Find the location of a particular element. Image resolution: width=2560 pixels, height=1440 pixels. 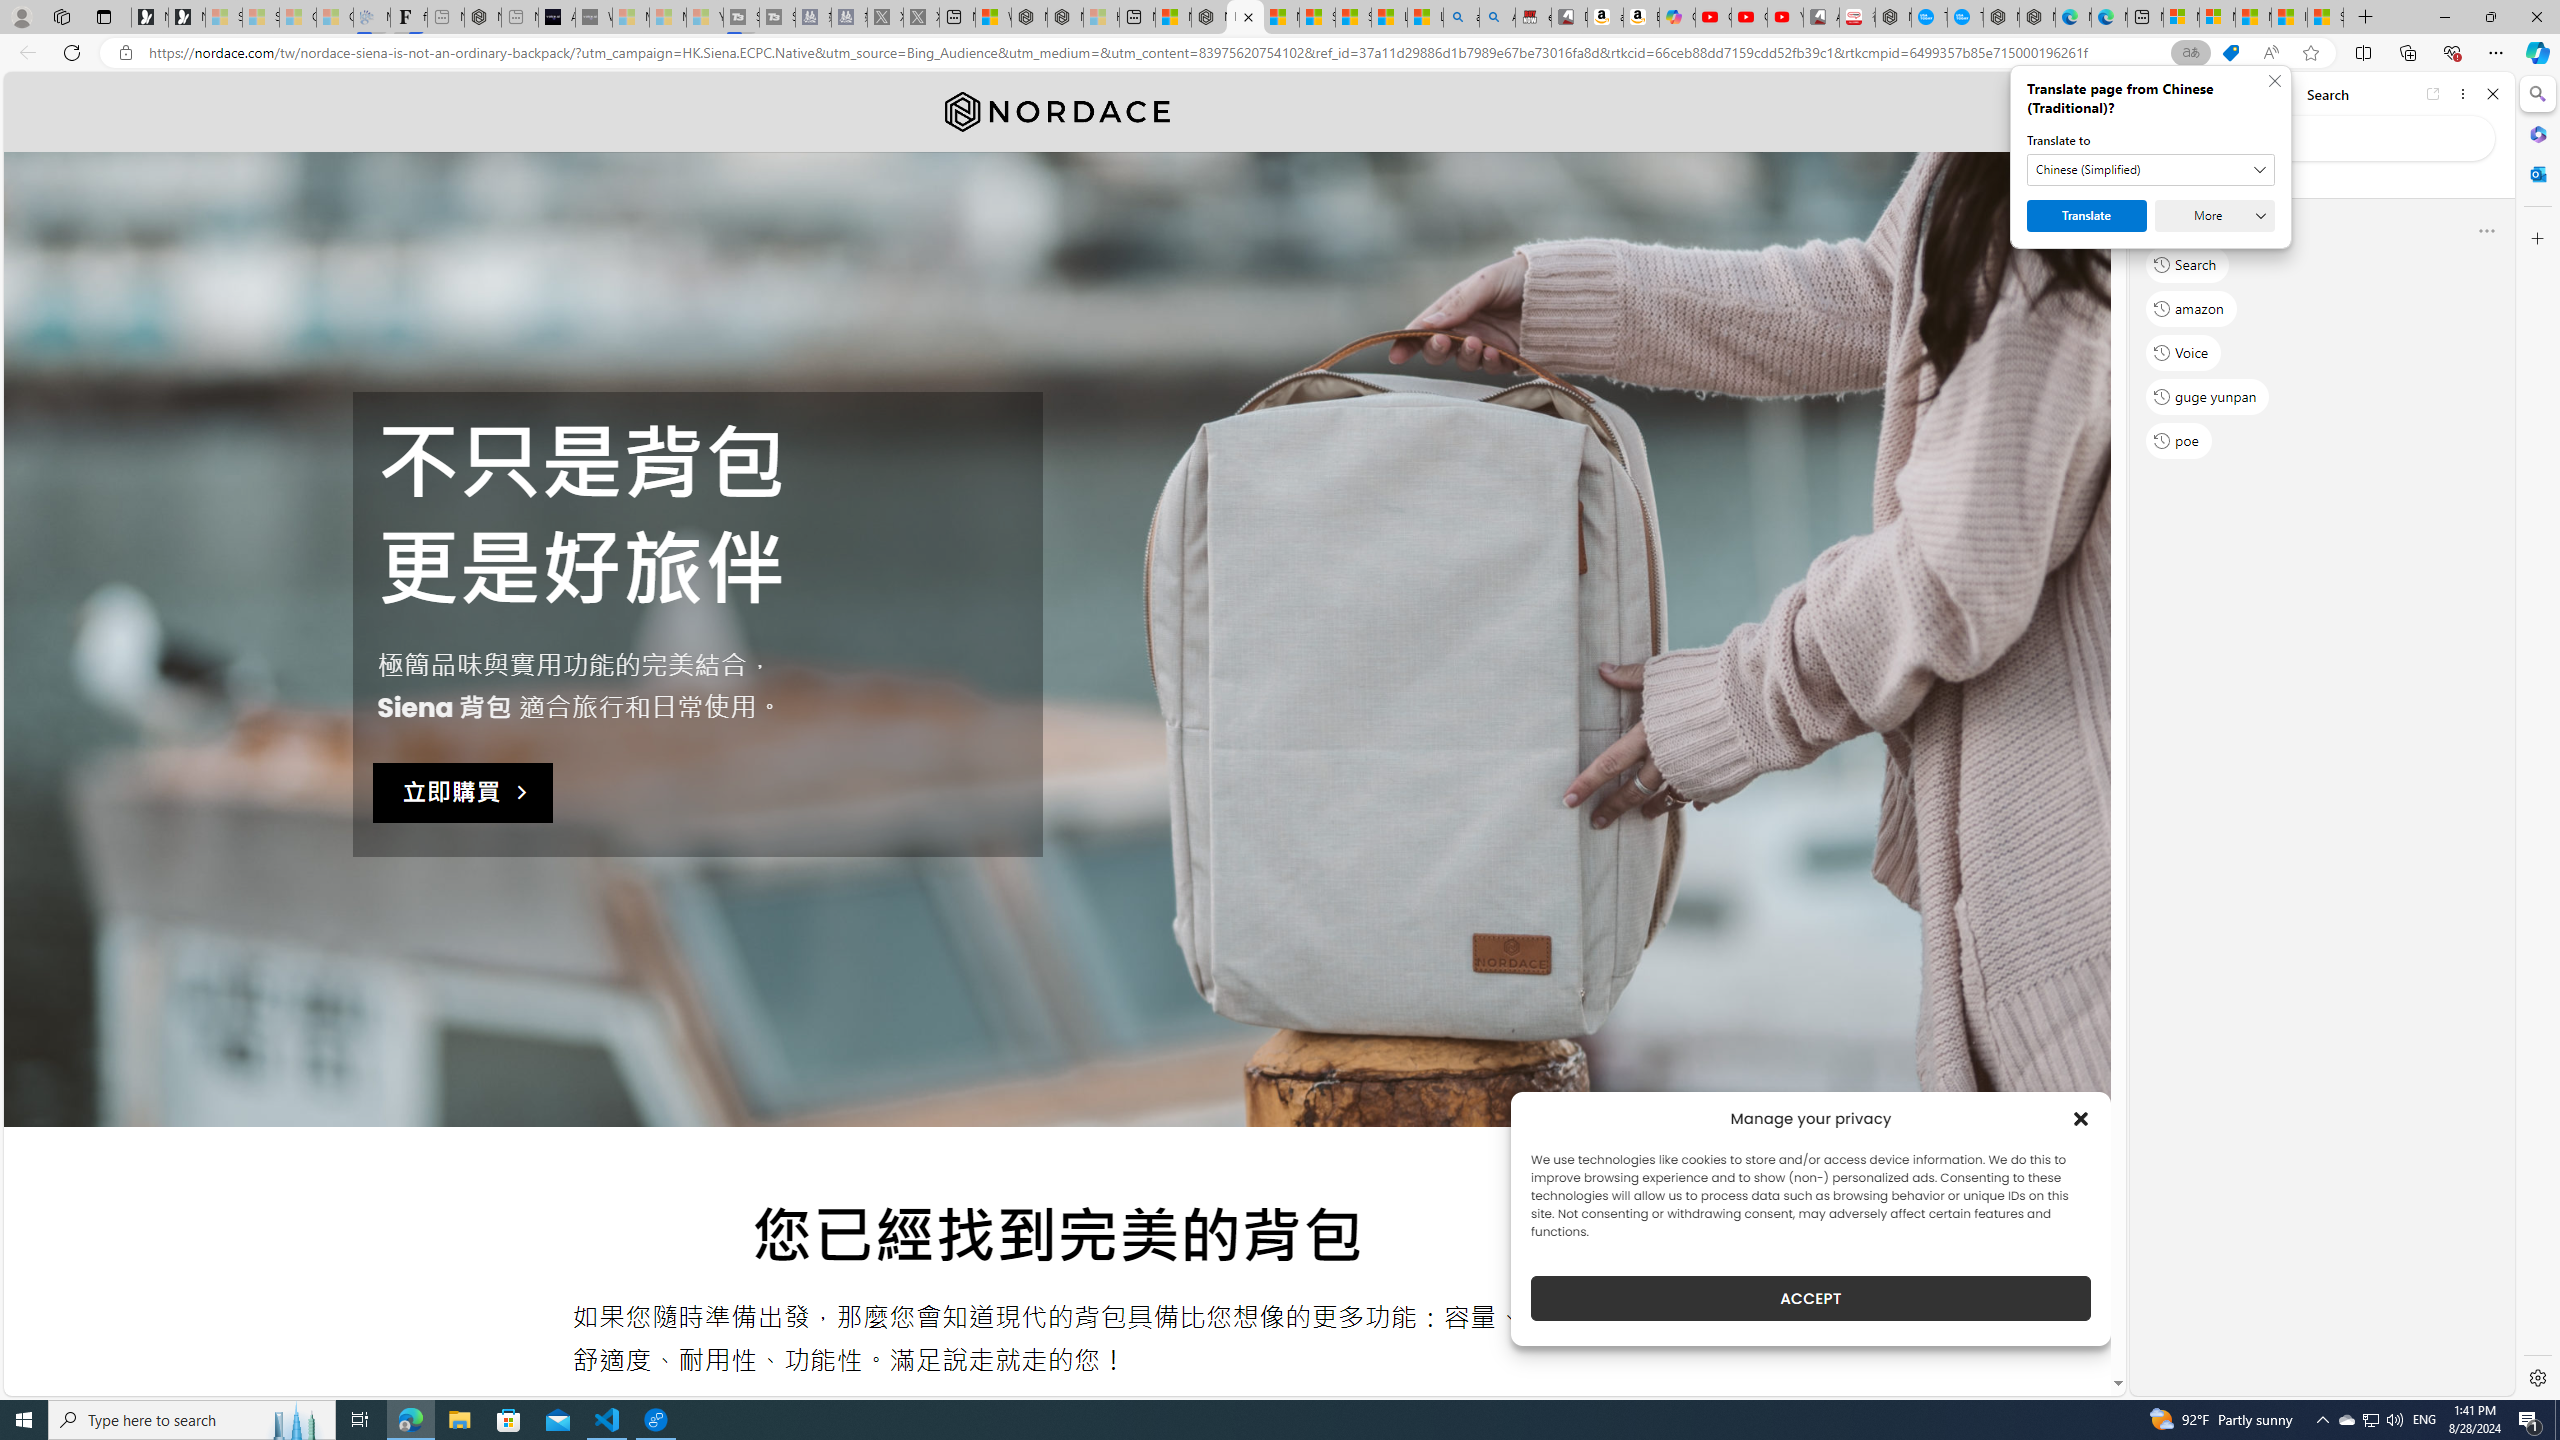

'Home' is located at coordinates (2217, 93).